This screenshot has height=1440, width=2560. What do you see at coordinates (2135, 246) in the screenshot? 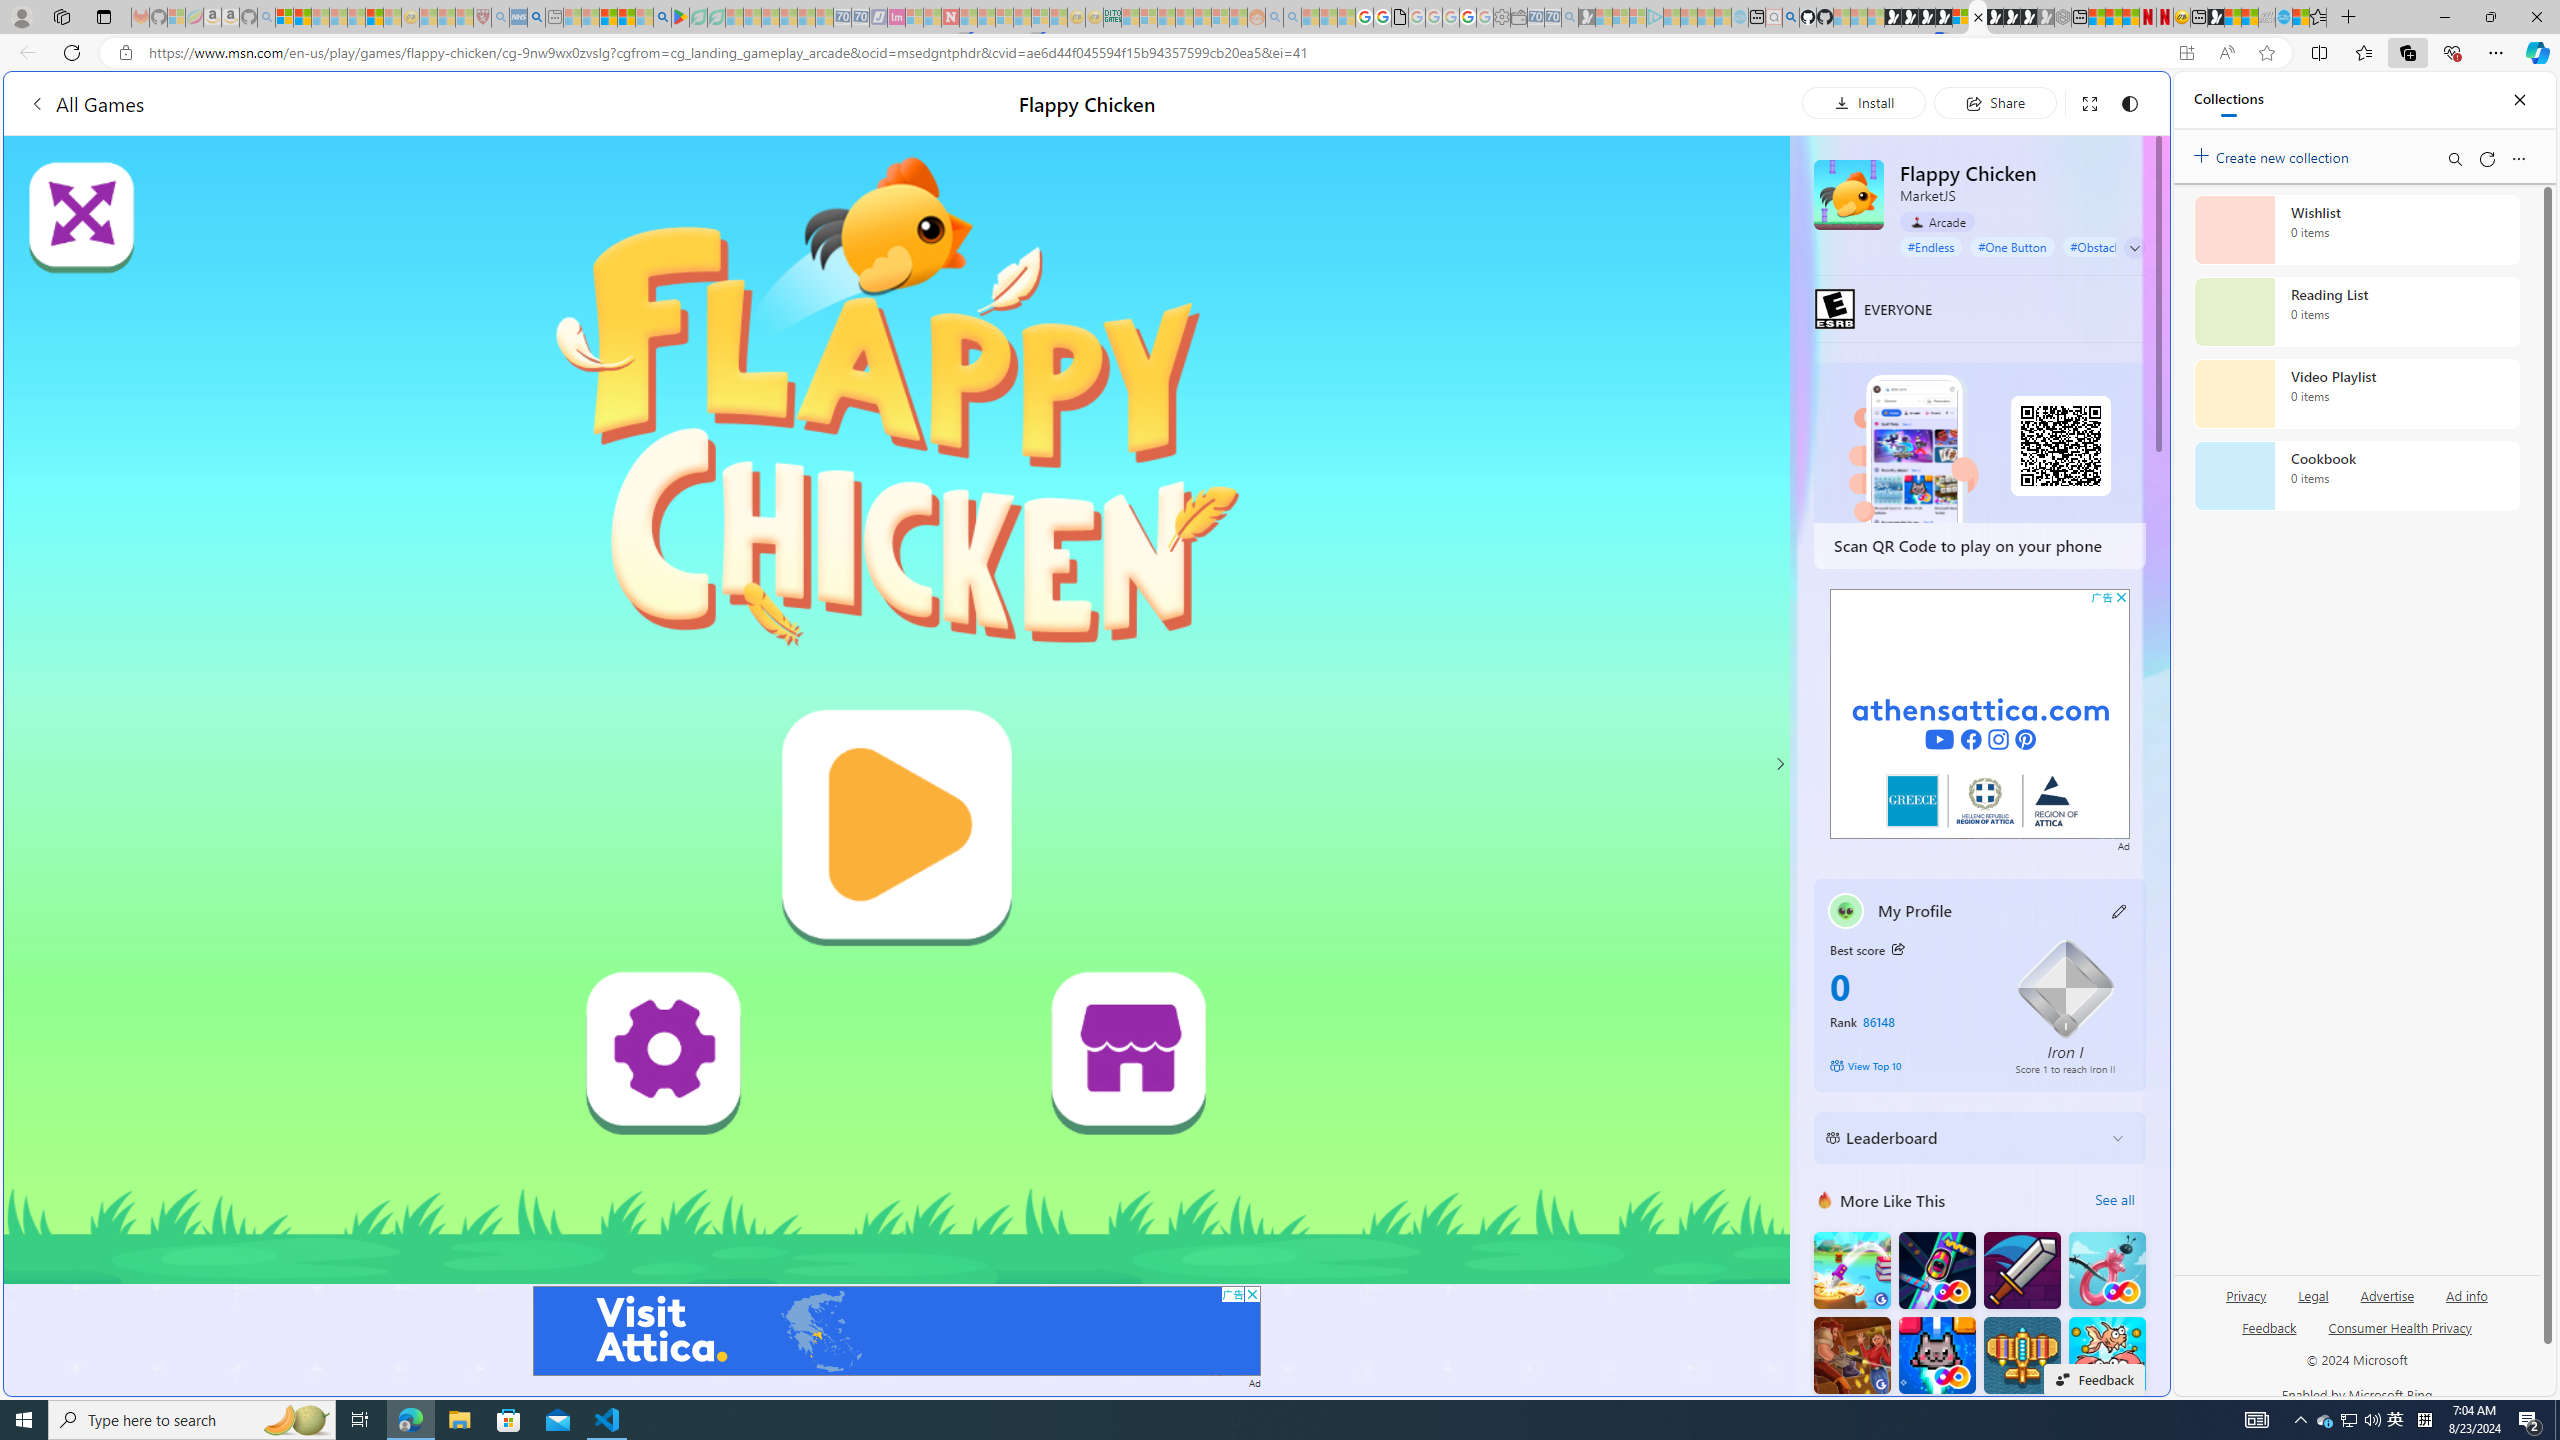
I see `'Class: control'` at bounding box center [2135, 246].